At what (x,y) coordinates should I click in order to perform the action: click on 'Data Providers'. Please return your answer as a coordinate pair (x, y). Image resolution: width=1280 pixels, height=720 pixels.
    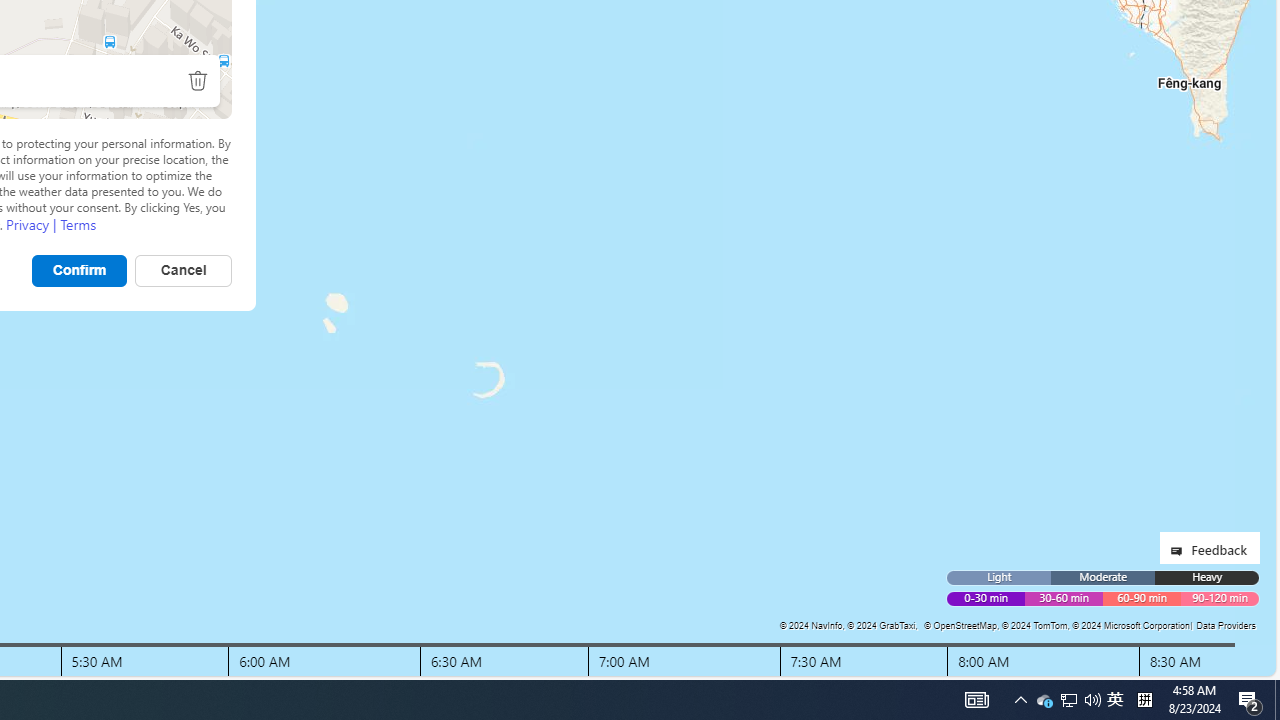
    Looking at the image, I should click on (1224, 624).